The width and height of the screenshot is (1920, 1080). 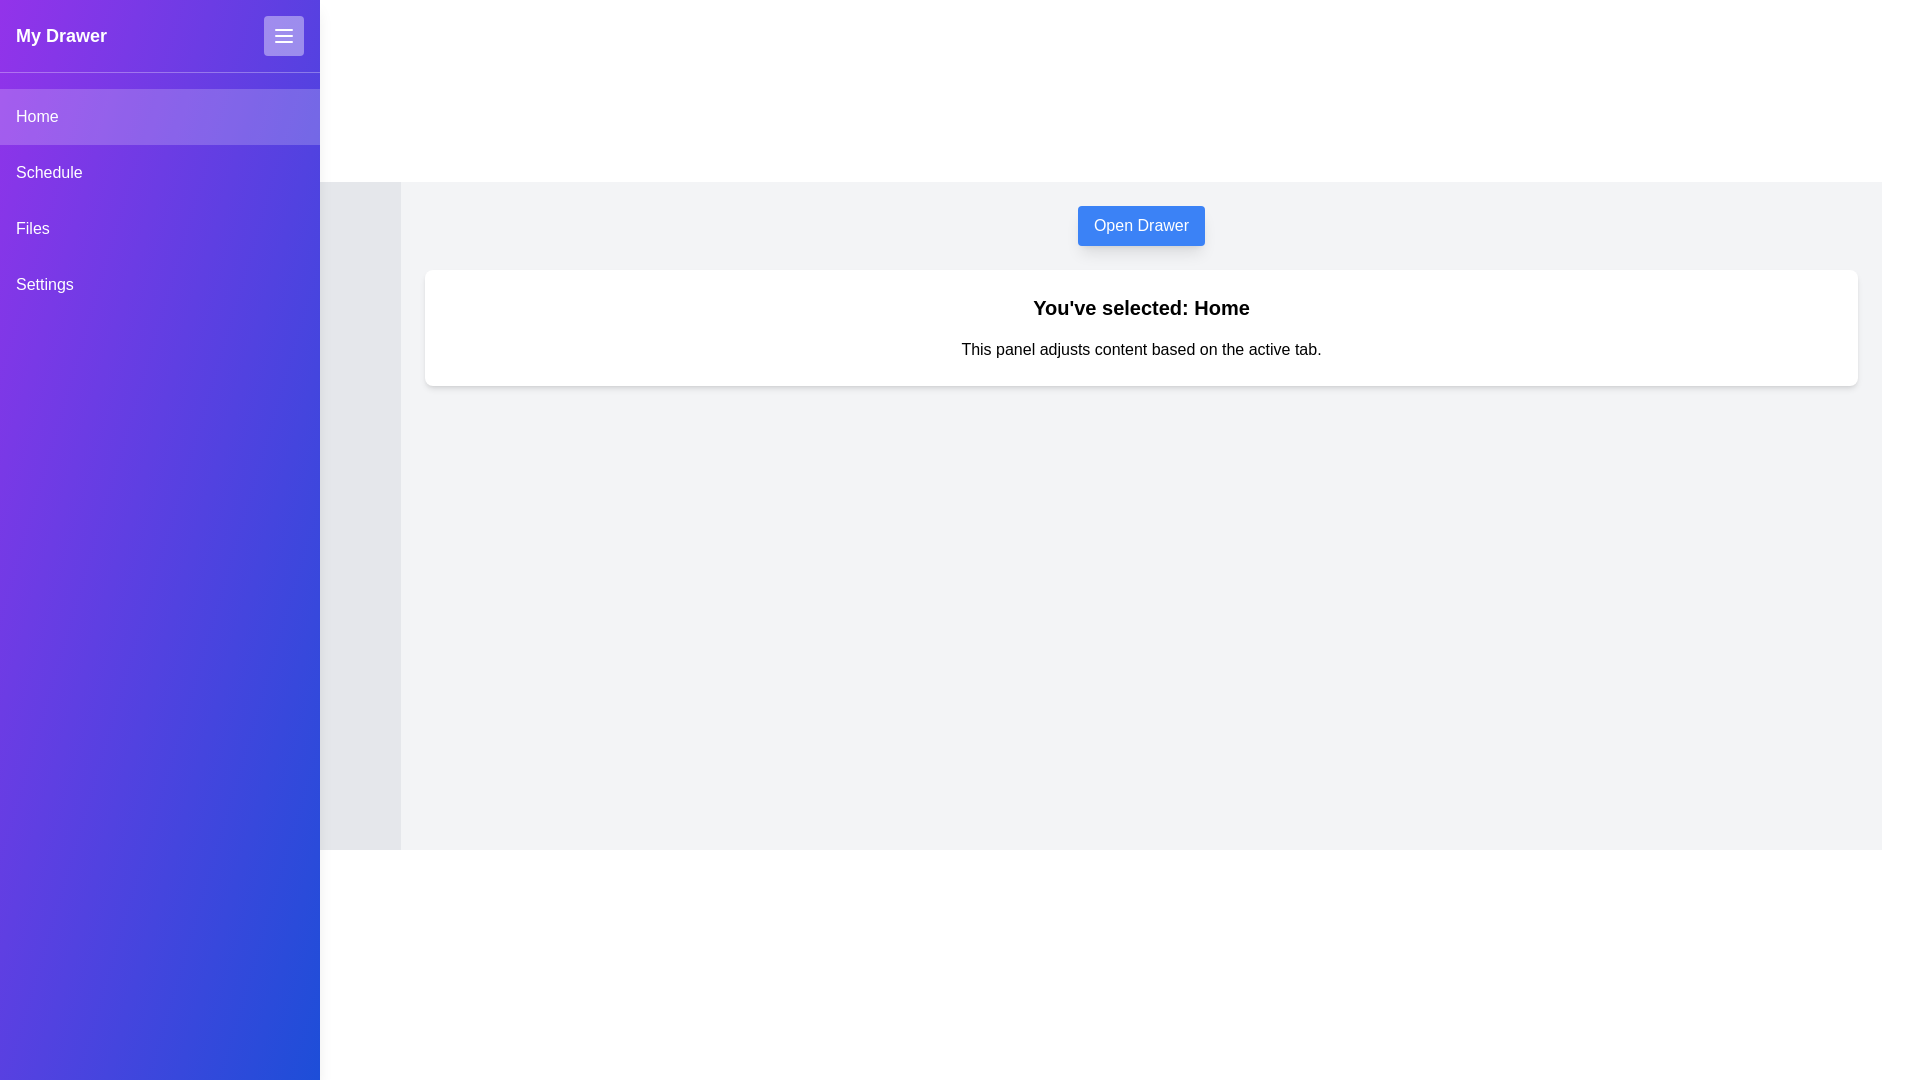 What do you see at coordinates (282, 35) in the screenshot?
I see `close button in the drawer header to close the drawer` at bounding box center [282, 35].